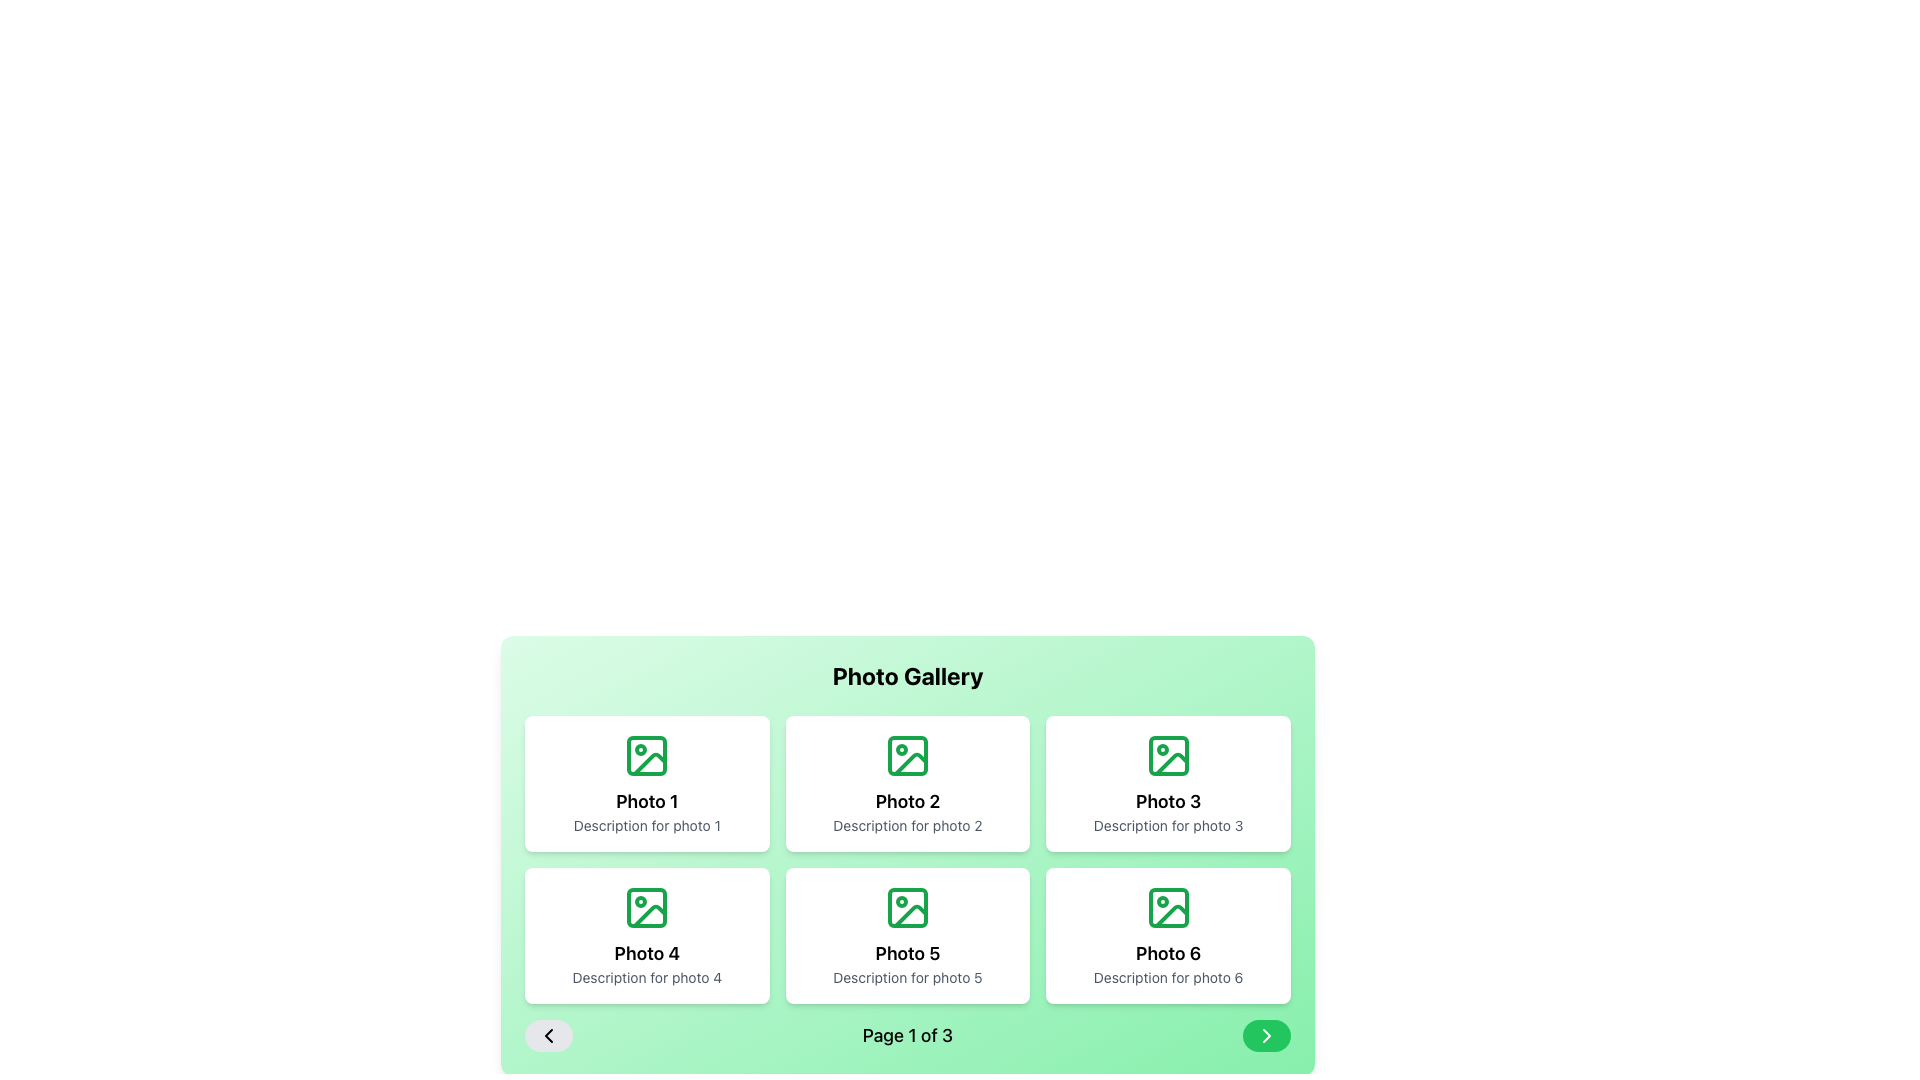 The image size is (1920, 1080). What do you see at coordinates (647, 825) in the screenshot?
I see `the Text Label that provides supplementary information for 'Photo 1', located at the bottom of the card in the photo gallery interface` at bounding box center [647, 825].